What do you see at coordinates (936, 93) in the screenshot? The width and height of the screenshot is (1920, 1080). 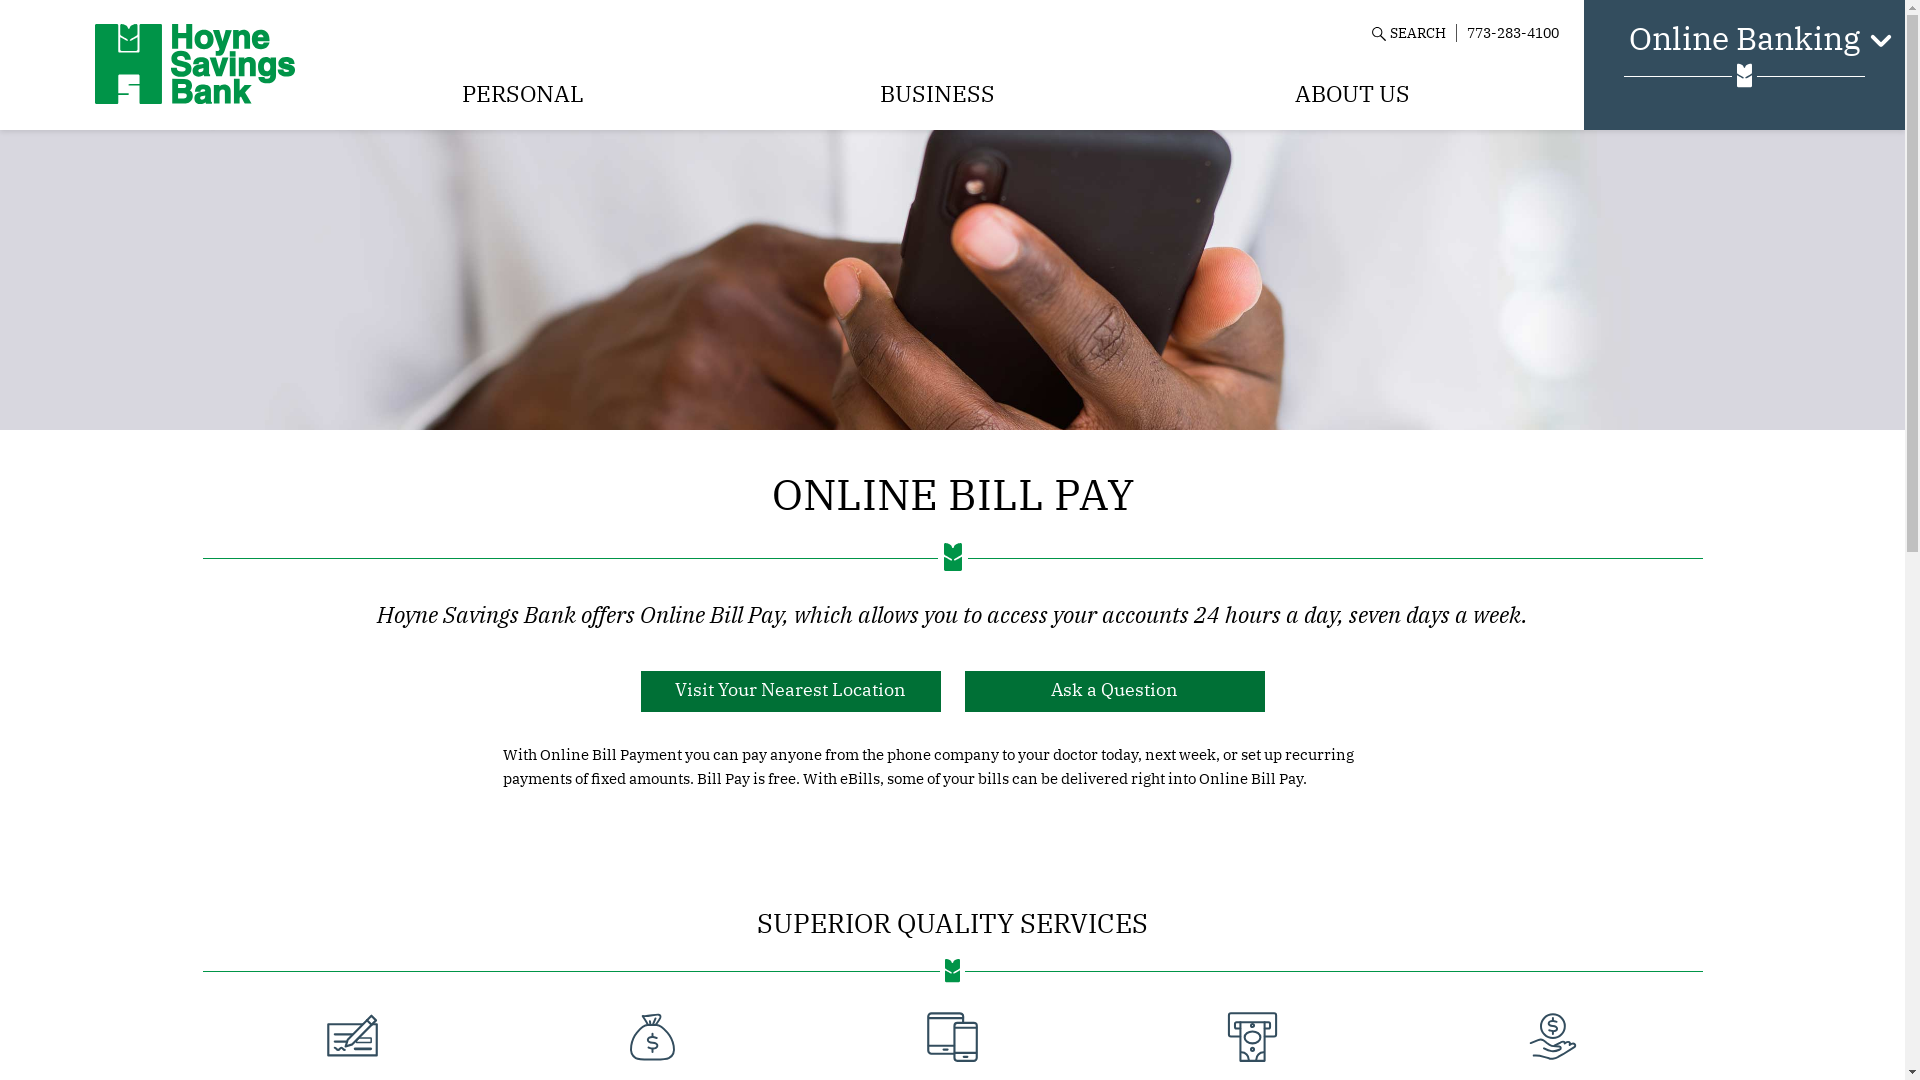 I see `'BUSINESS'` at bounding box center [936, 93].